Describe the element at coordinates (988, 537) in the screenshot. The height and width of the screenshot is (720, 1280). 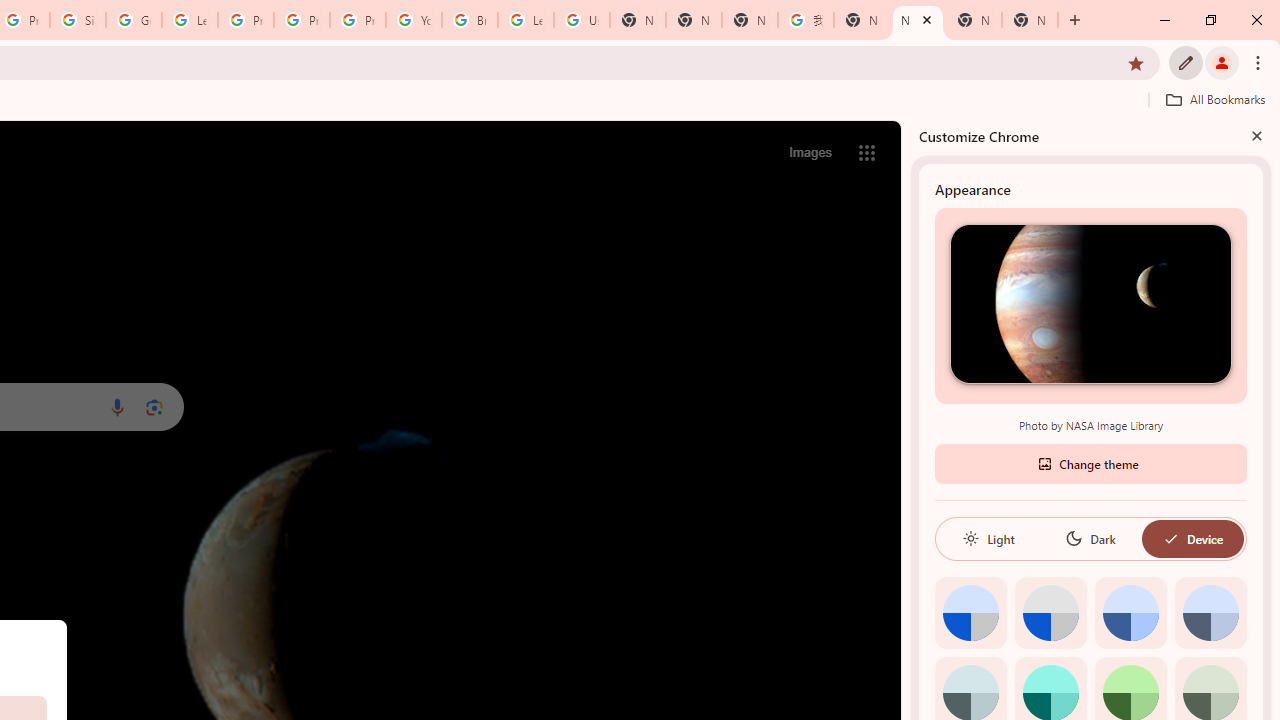
I see `'Light'` at that location.